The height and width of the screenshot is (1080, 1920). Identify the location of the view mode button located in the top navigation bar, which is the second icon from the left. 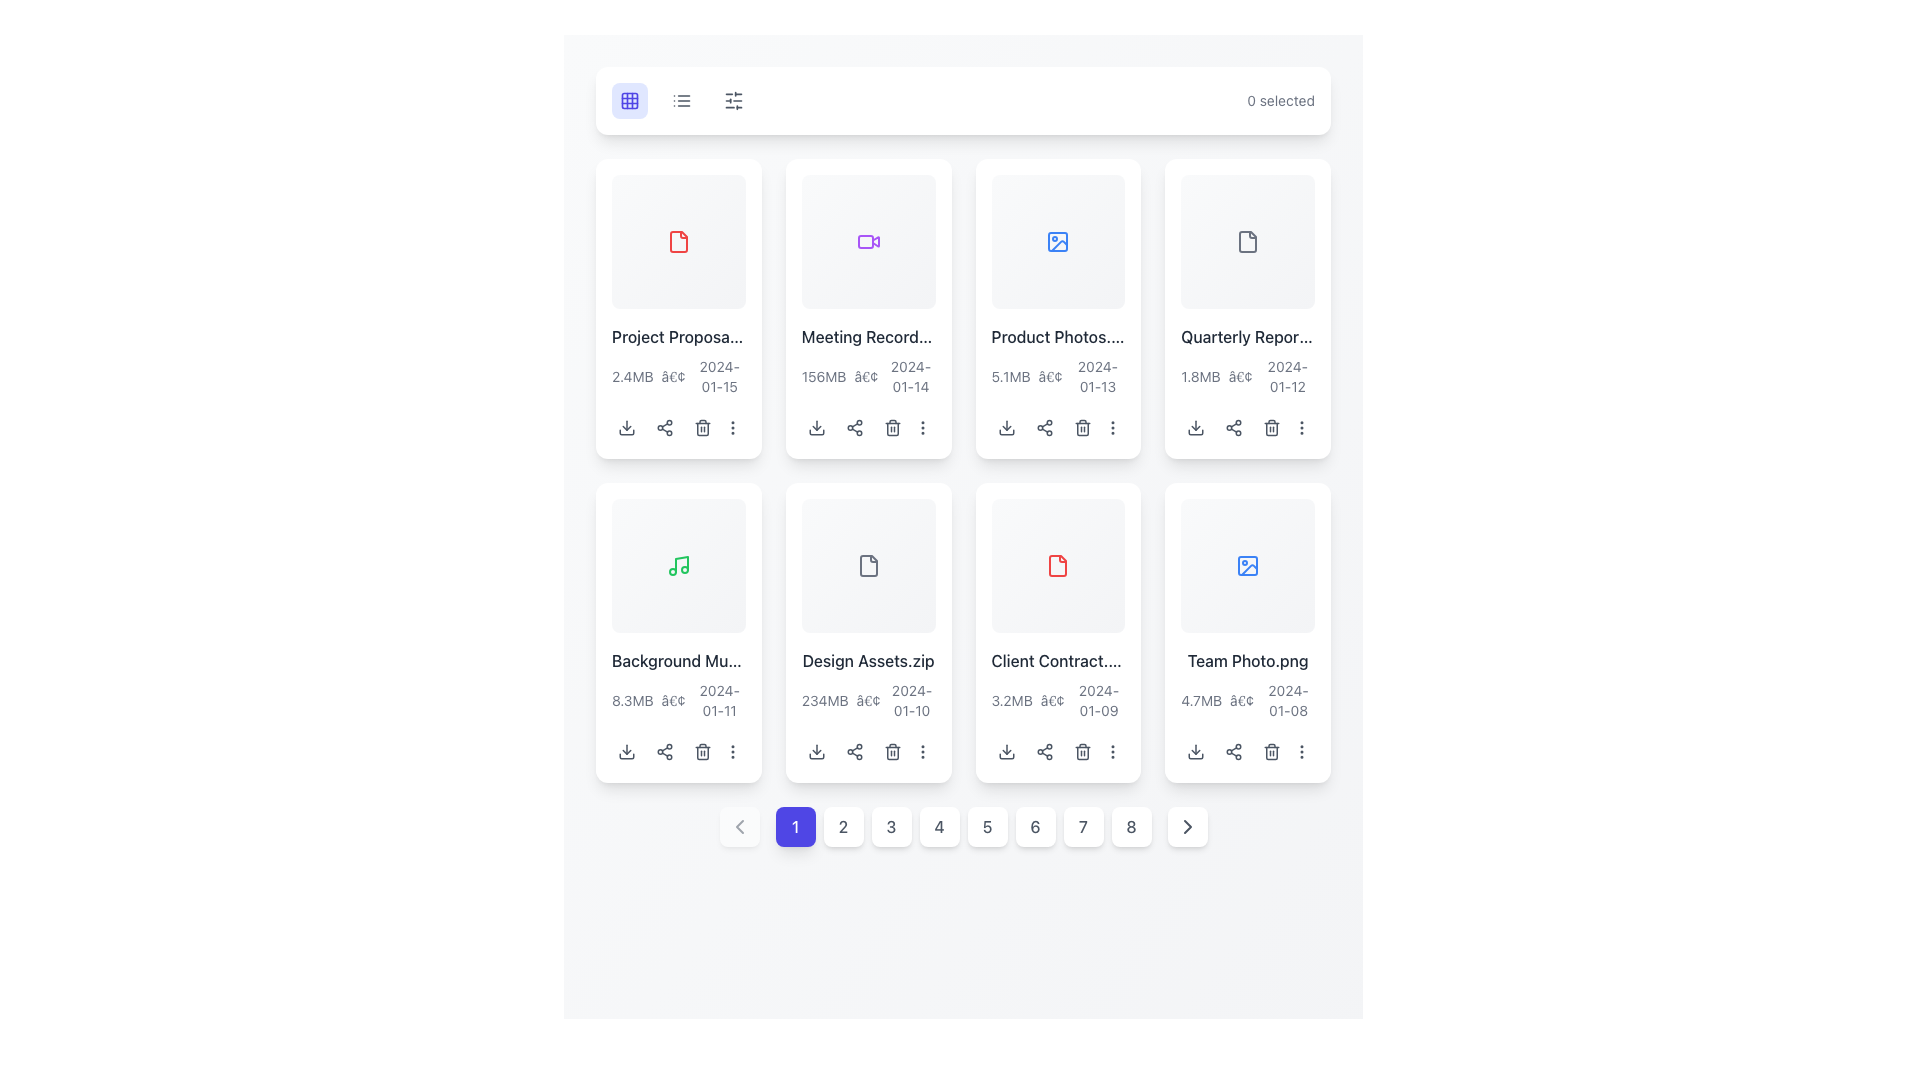
(681, 100).